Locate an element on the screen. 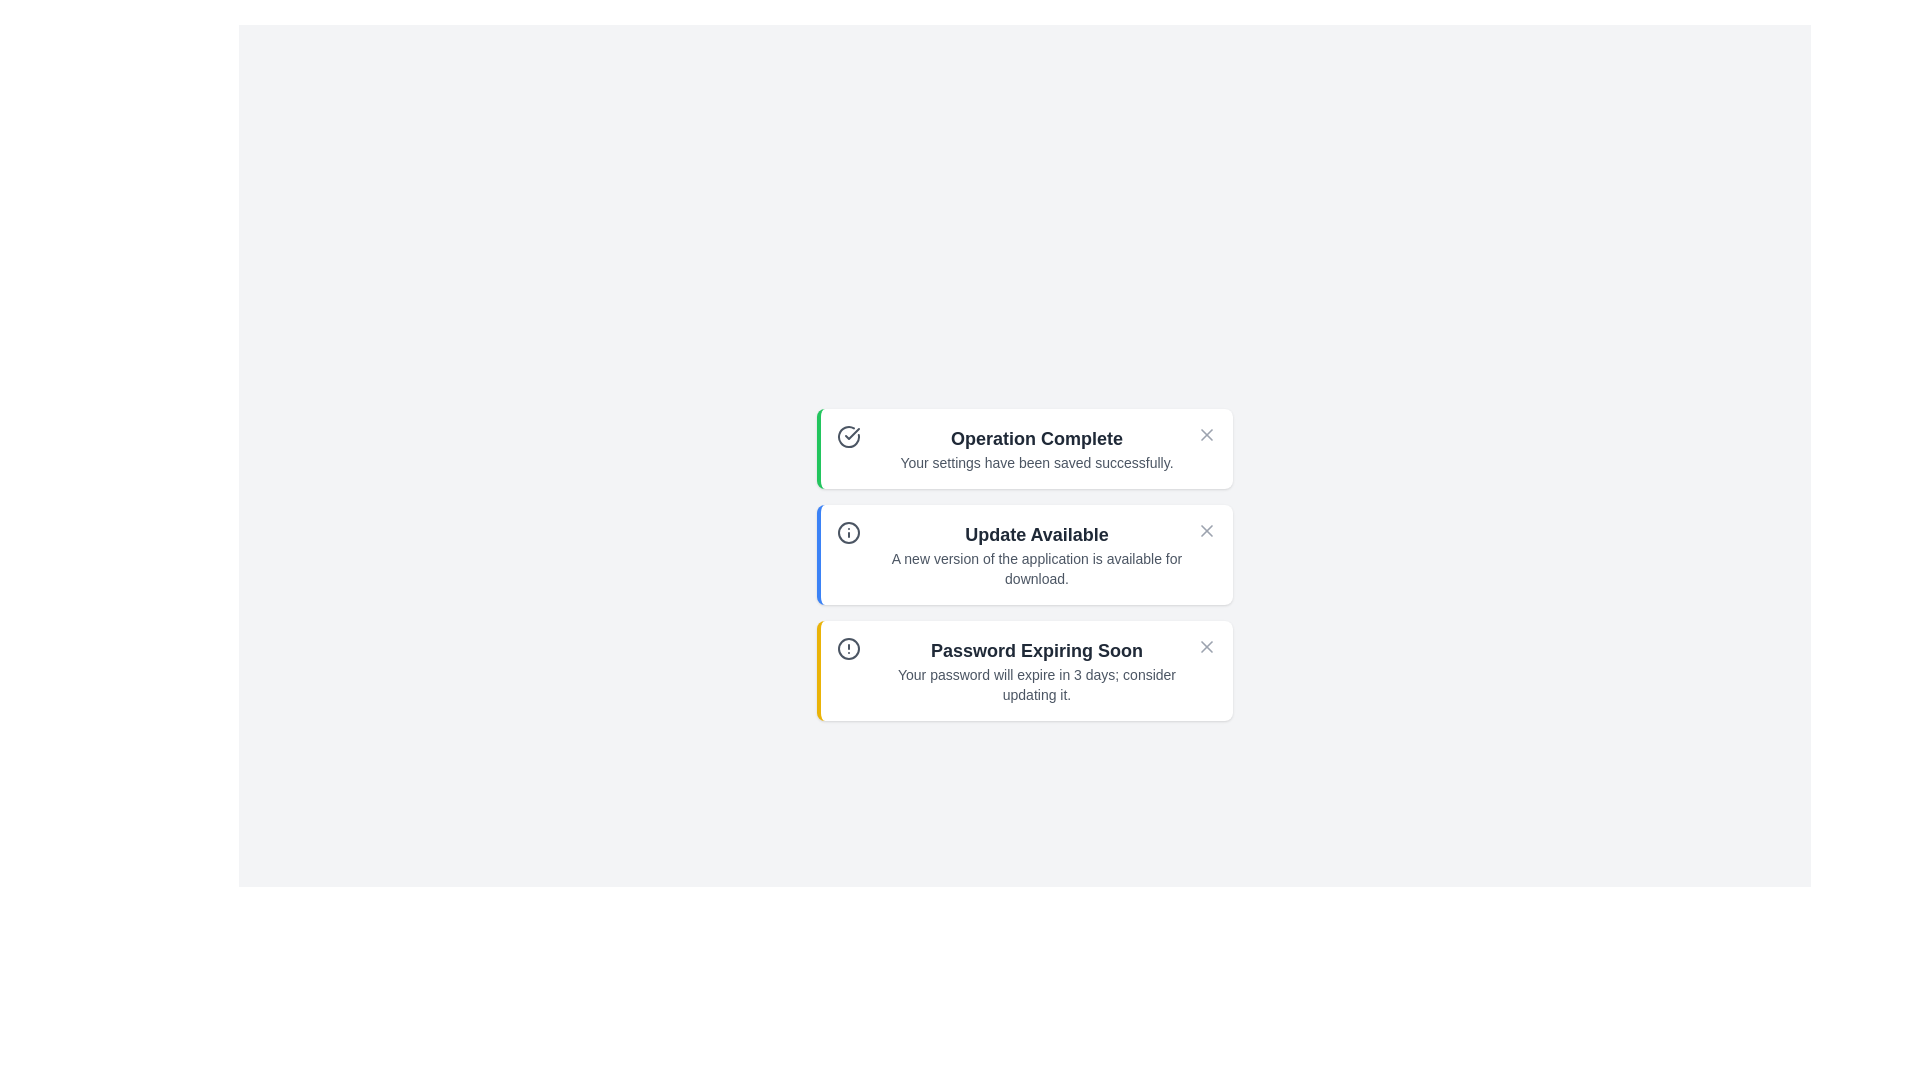  the circular graphical element representing a part of a checkmark icon adjacent to the 'Operation Complete' message is located at coordinates (849, 435).